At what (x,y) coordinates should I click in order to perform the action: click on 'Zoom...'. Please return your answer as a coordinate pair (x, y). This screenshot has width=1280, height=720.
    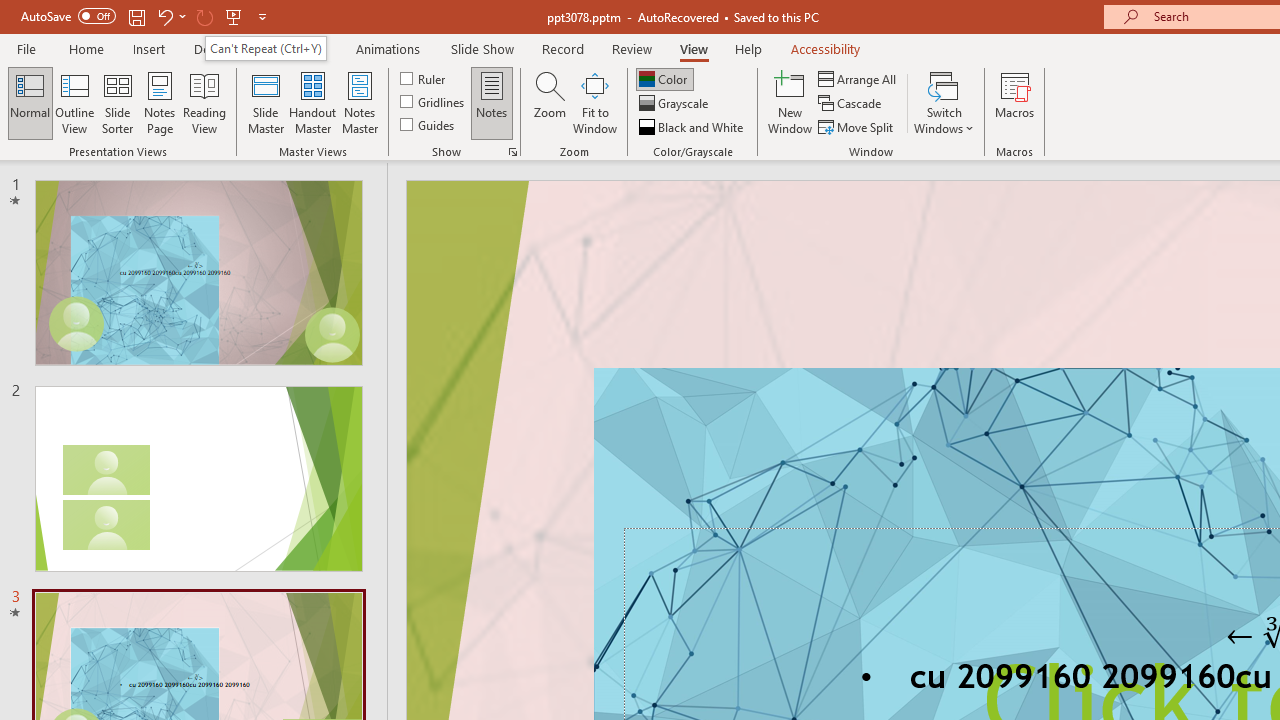
    Looking at the image, I should click on (549, 103).